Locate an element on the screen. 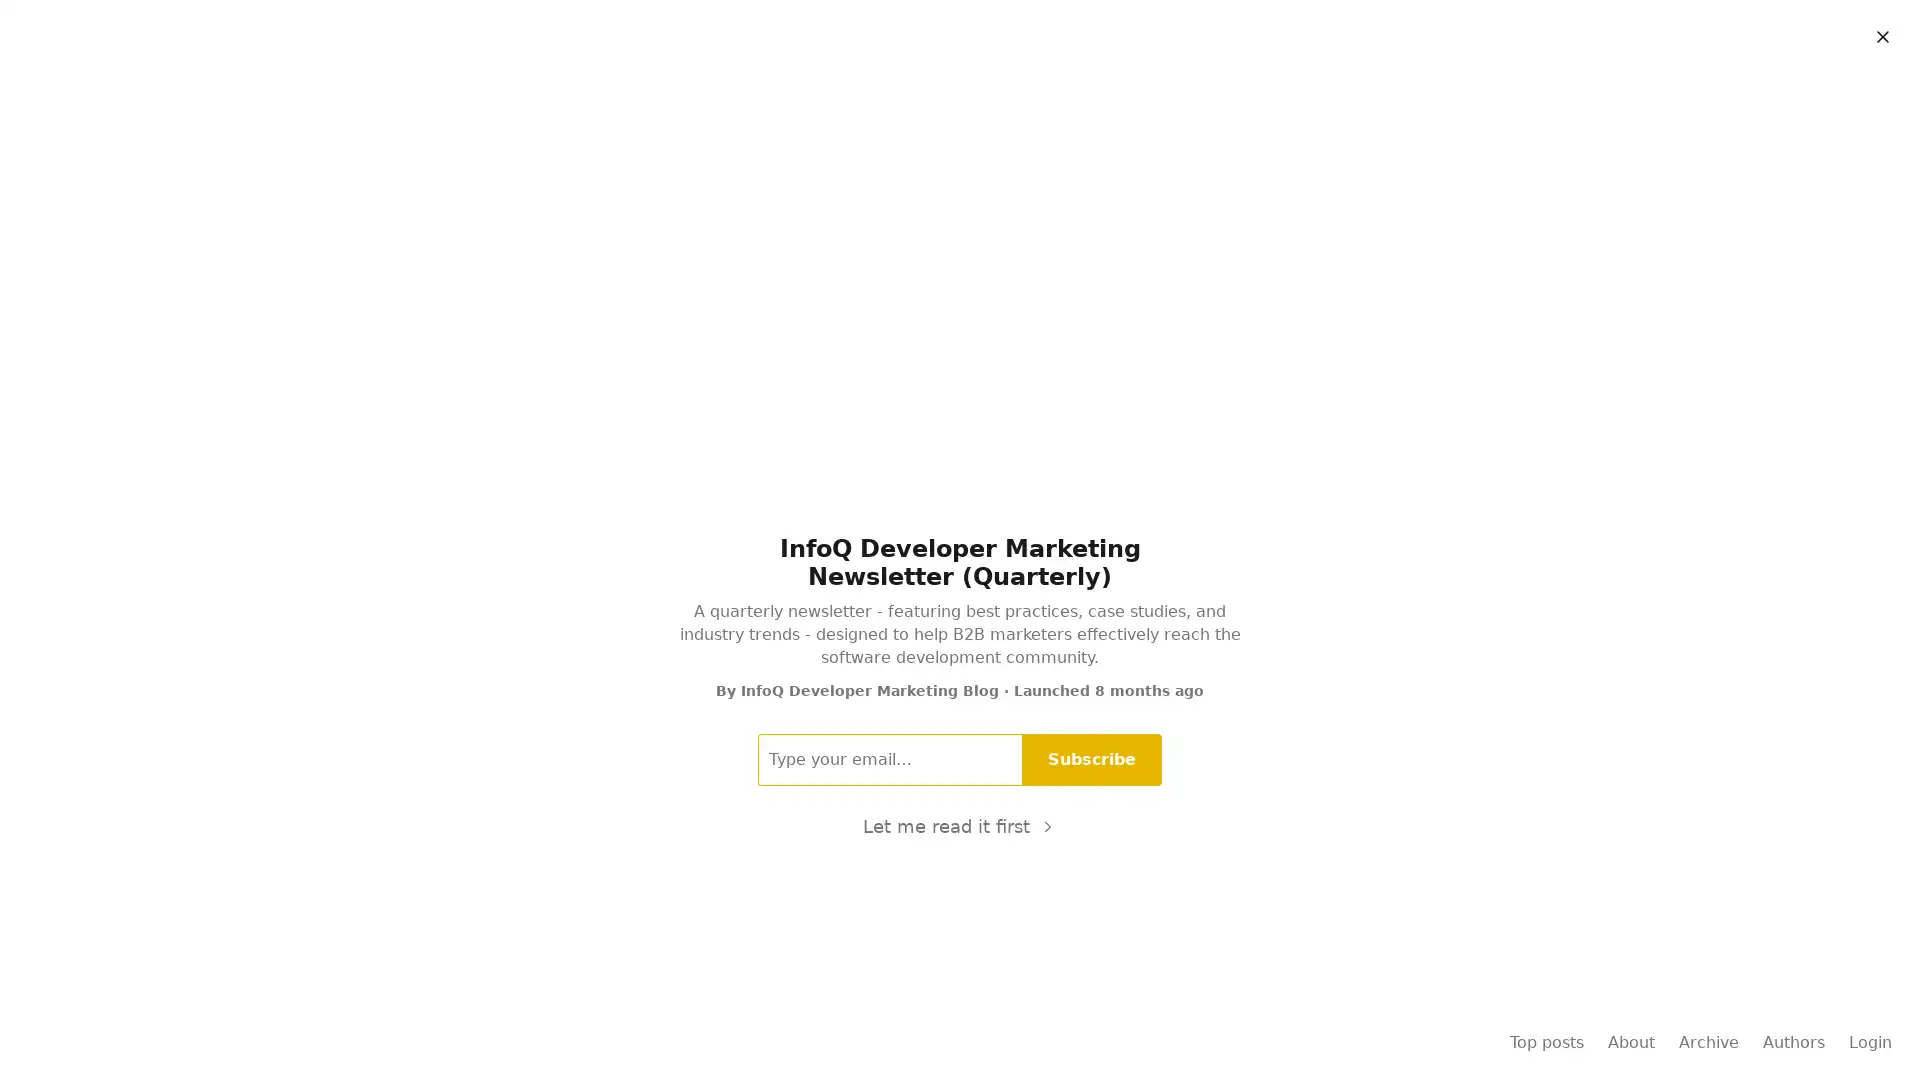  About is located at coordinates (1251, 87).